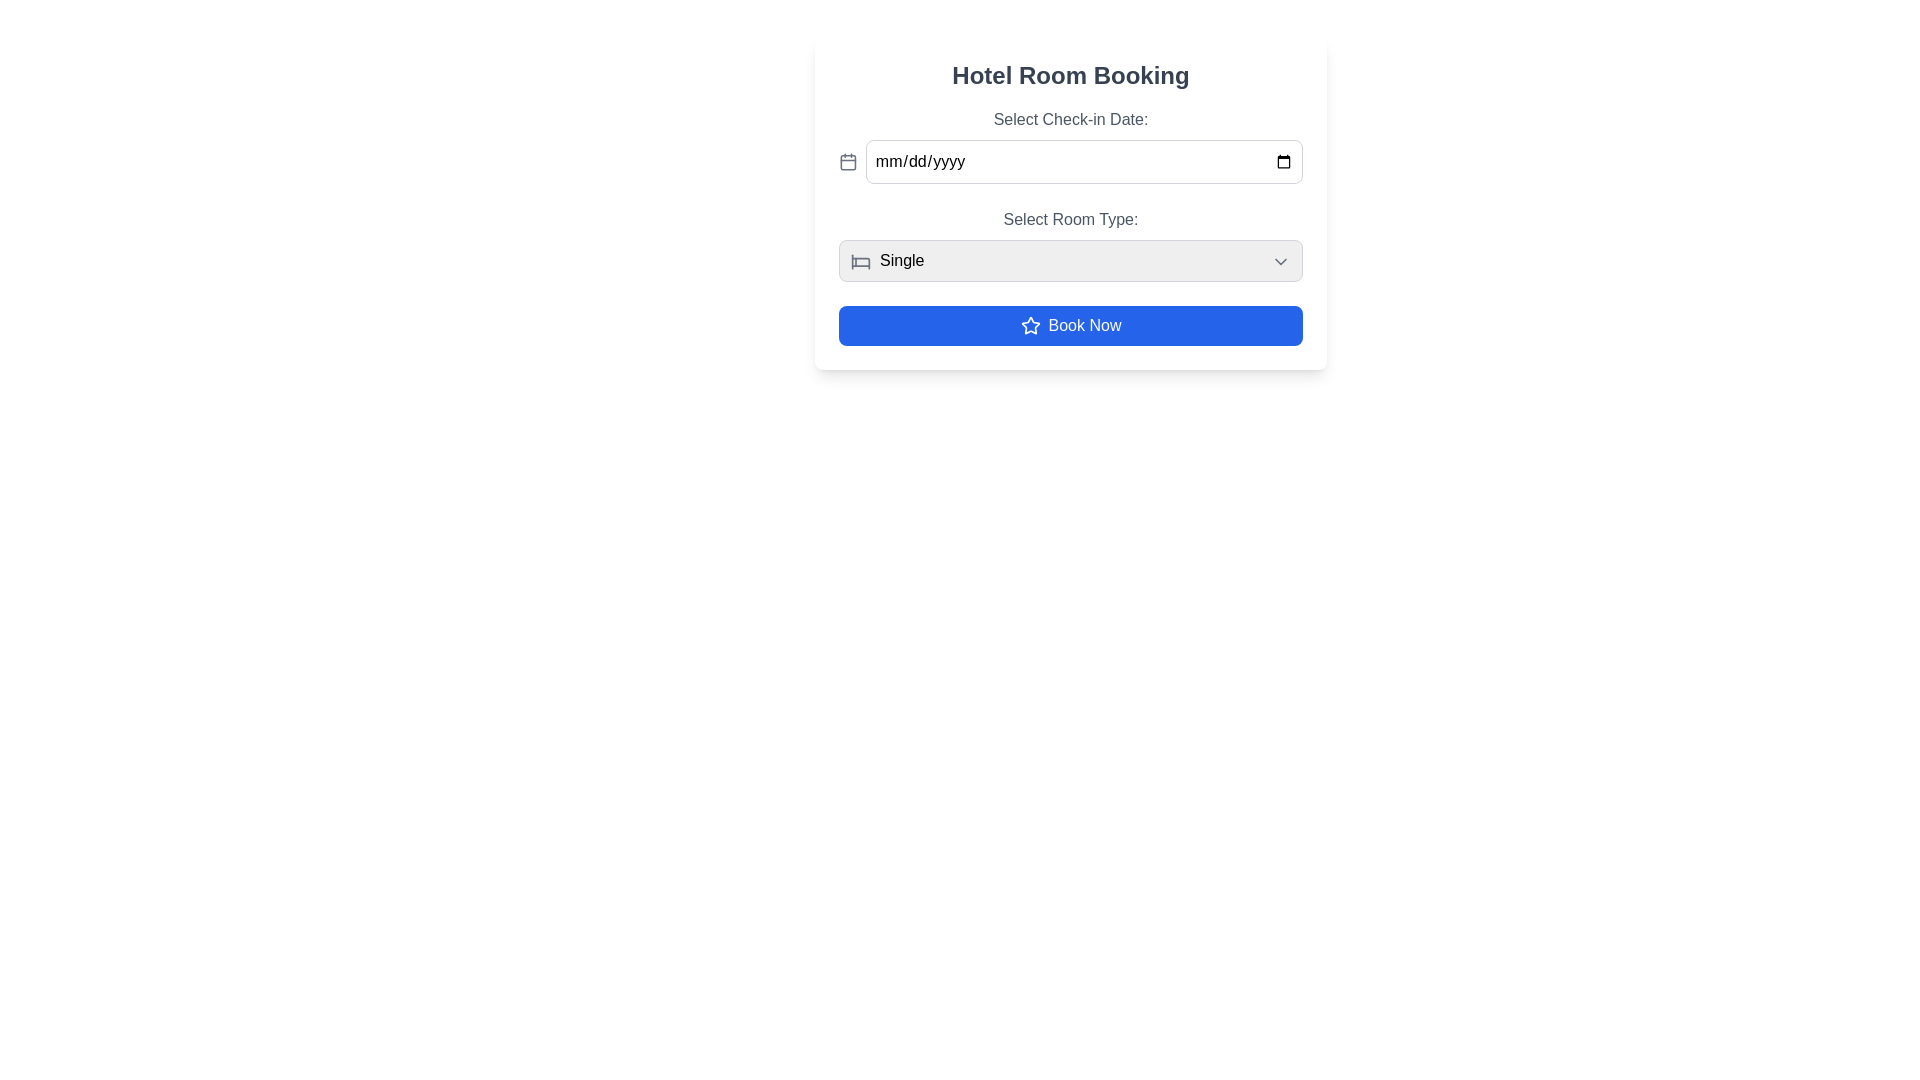 The image size is (1920, 1080). I want to click on the text label that guides the user to input the check-in date, located above the date input field and calendar icon, so click(1069, 119).